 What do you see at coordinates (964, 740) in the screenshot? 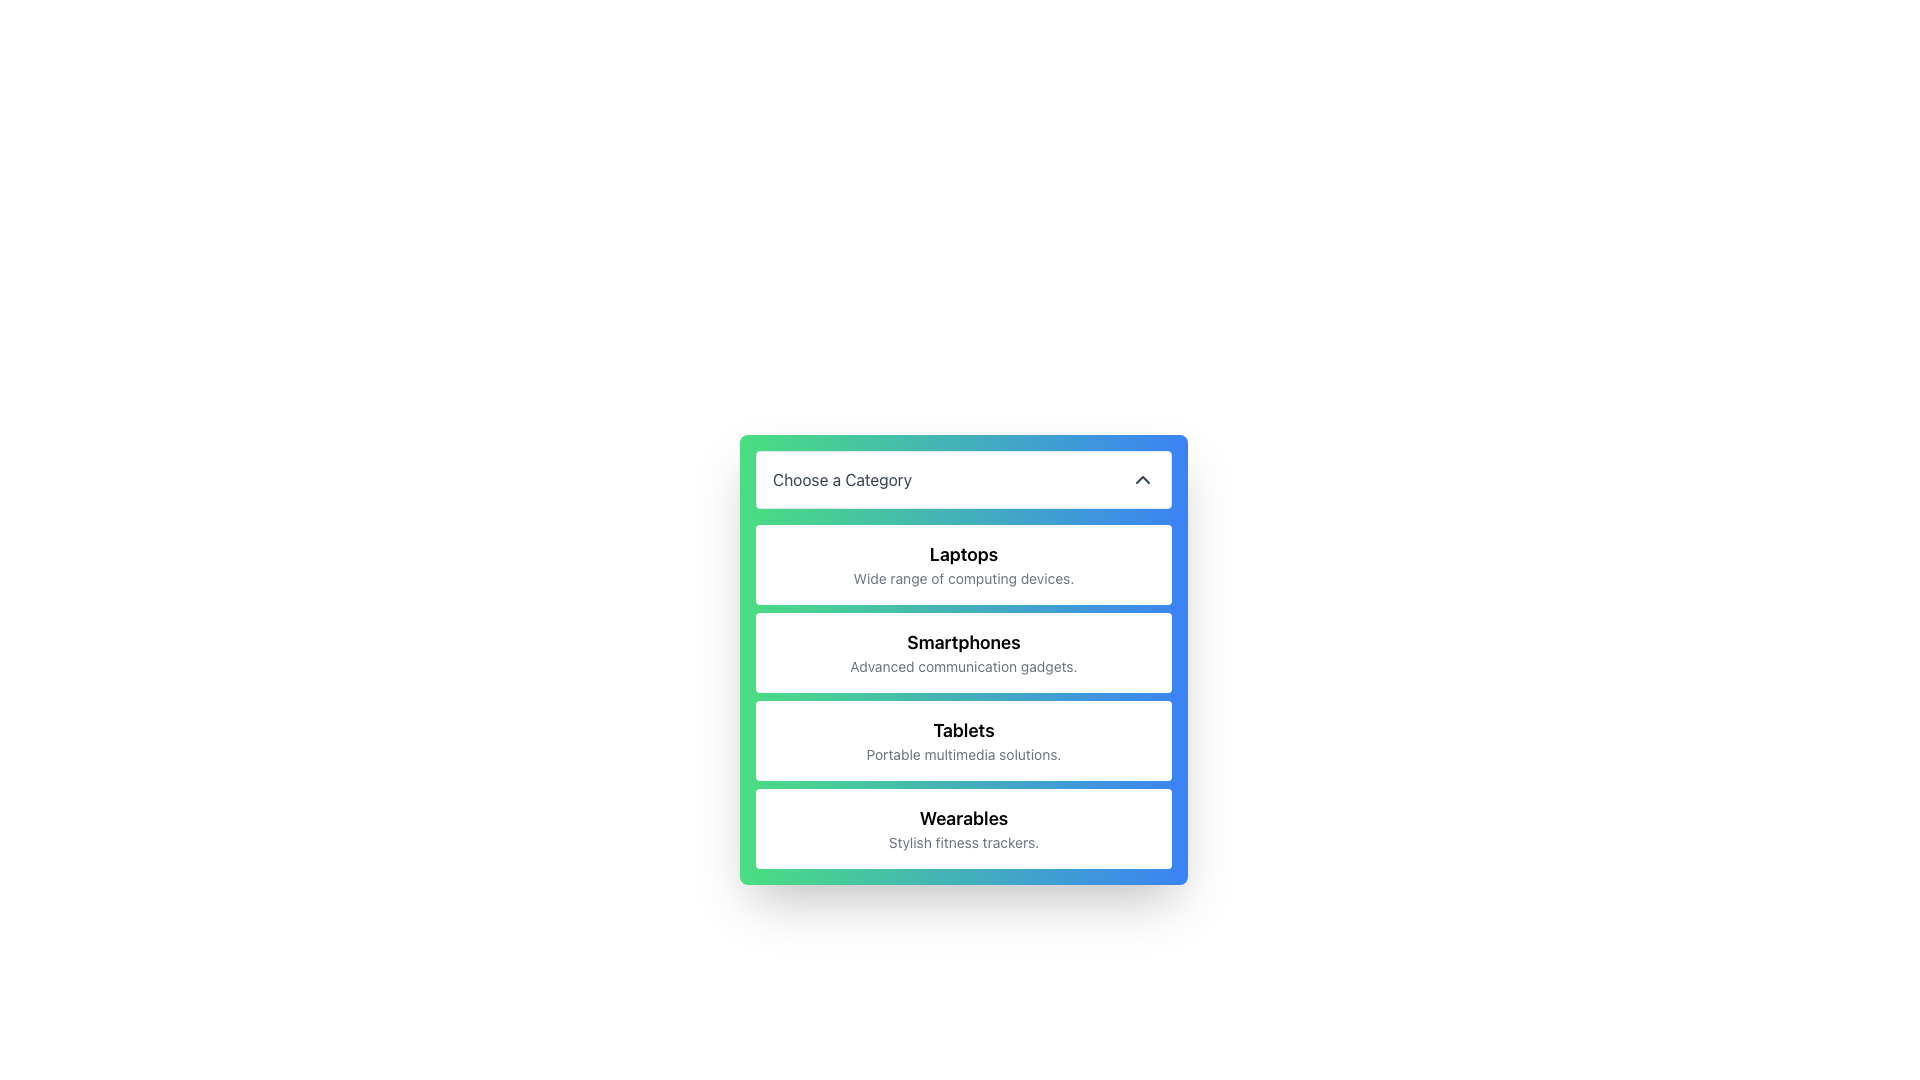
I see `the 'Tablets' category card, which is the third card in a vertically-stacked list of cards, featuring a white background and rounded corners, displaying 'Tablets' in bold black text` at bounding box center [964, 740].